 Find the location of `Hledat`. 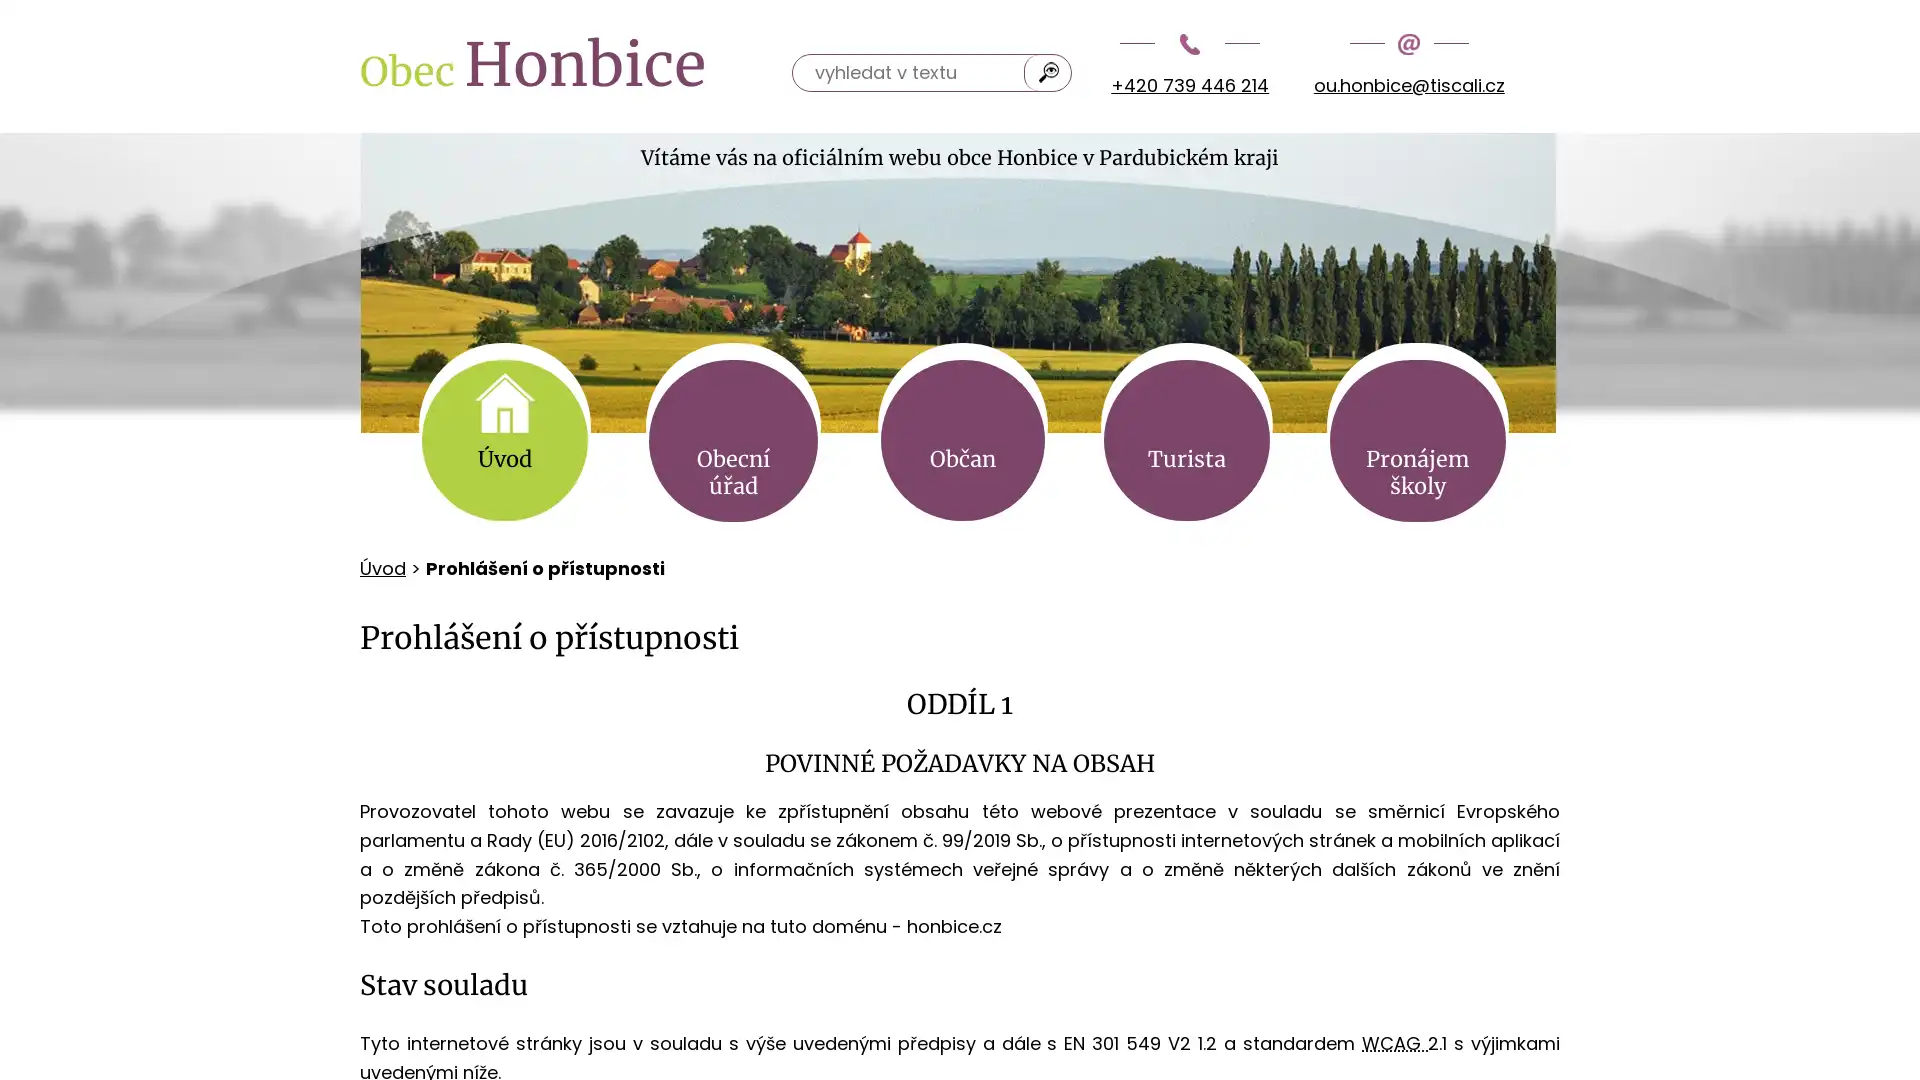

Hledat is located at coordinates (1048, 71).